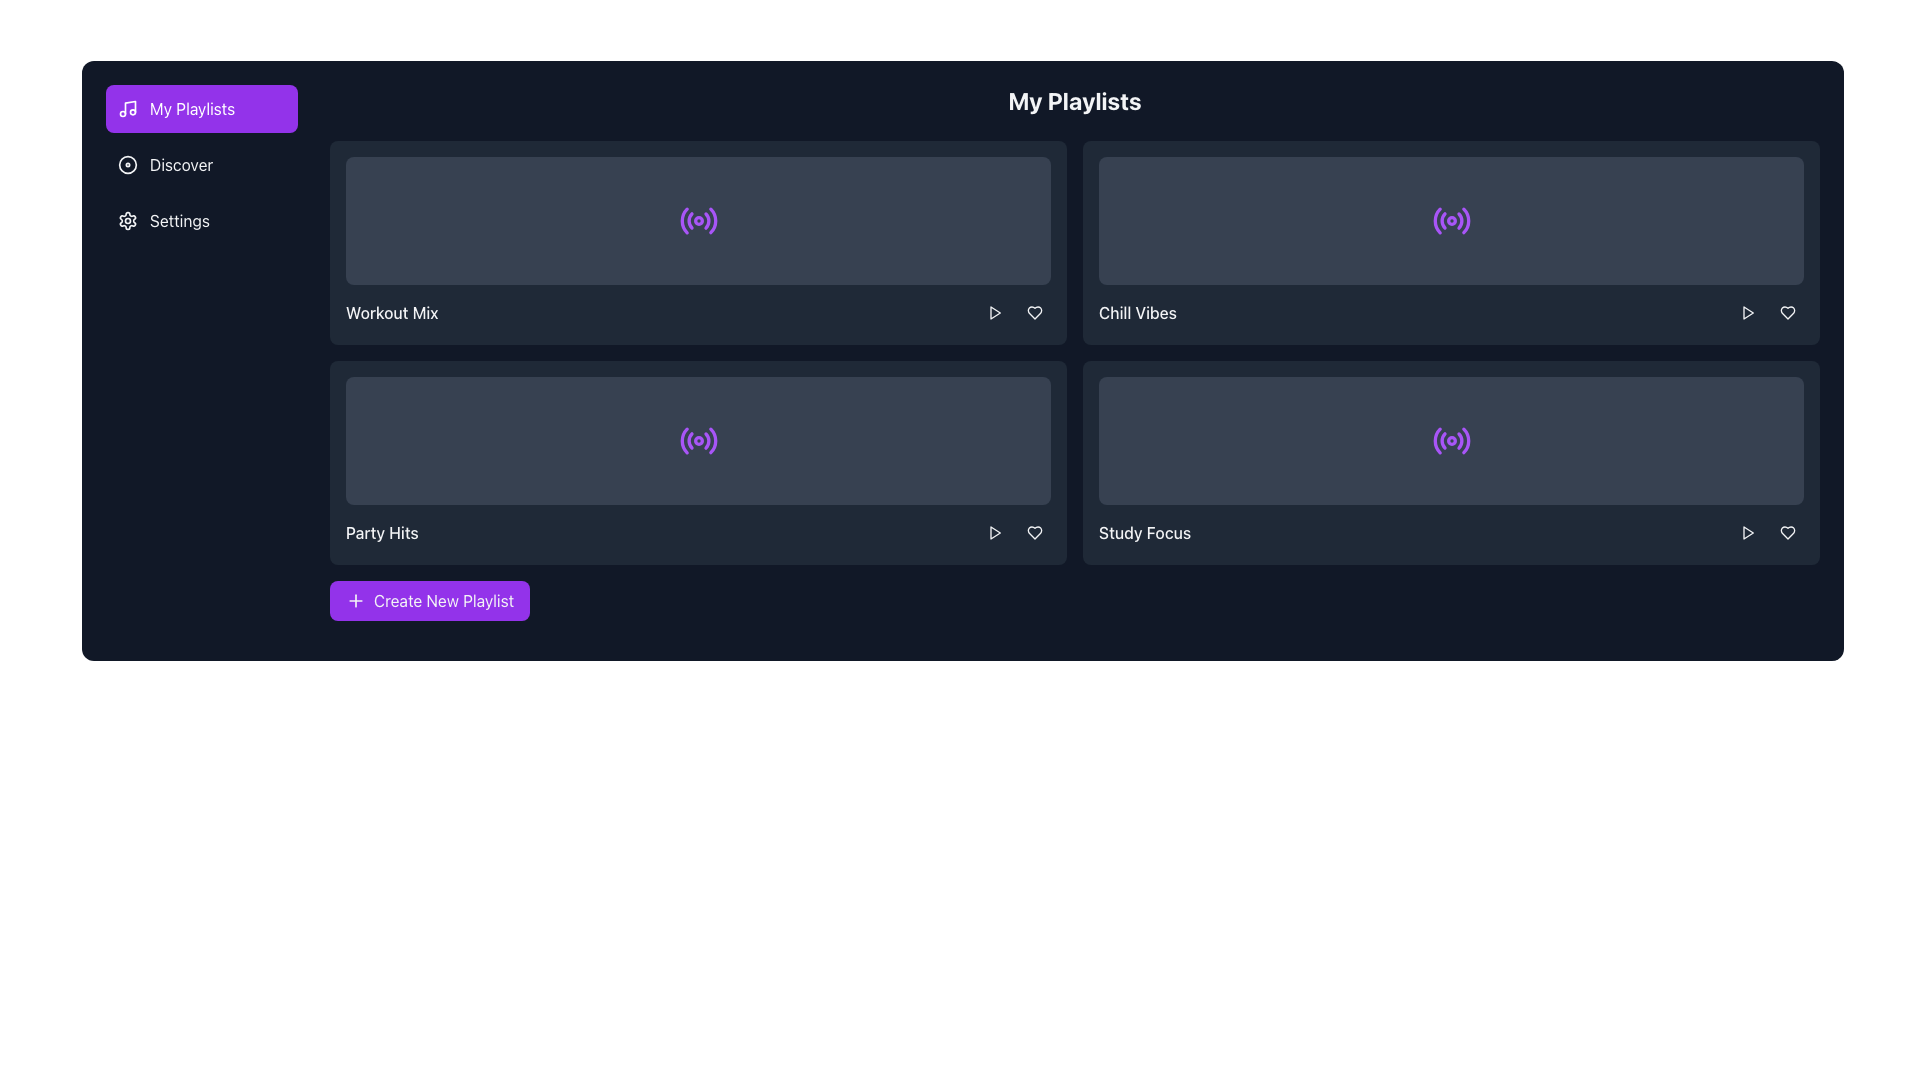  I want to click on the gear-shaped icon in the left sidebar adjacent to the 'Settings' label, so click(127, 220).